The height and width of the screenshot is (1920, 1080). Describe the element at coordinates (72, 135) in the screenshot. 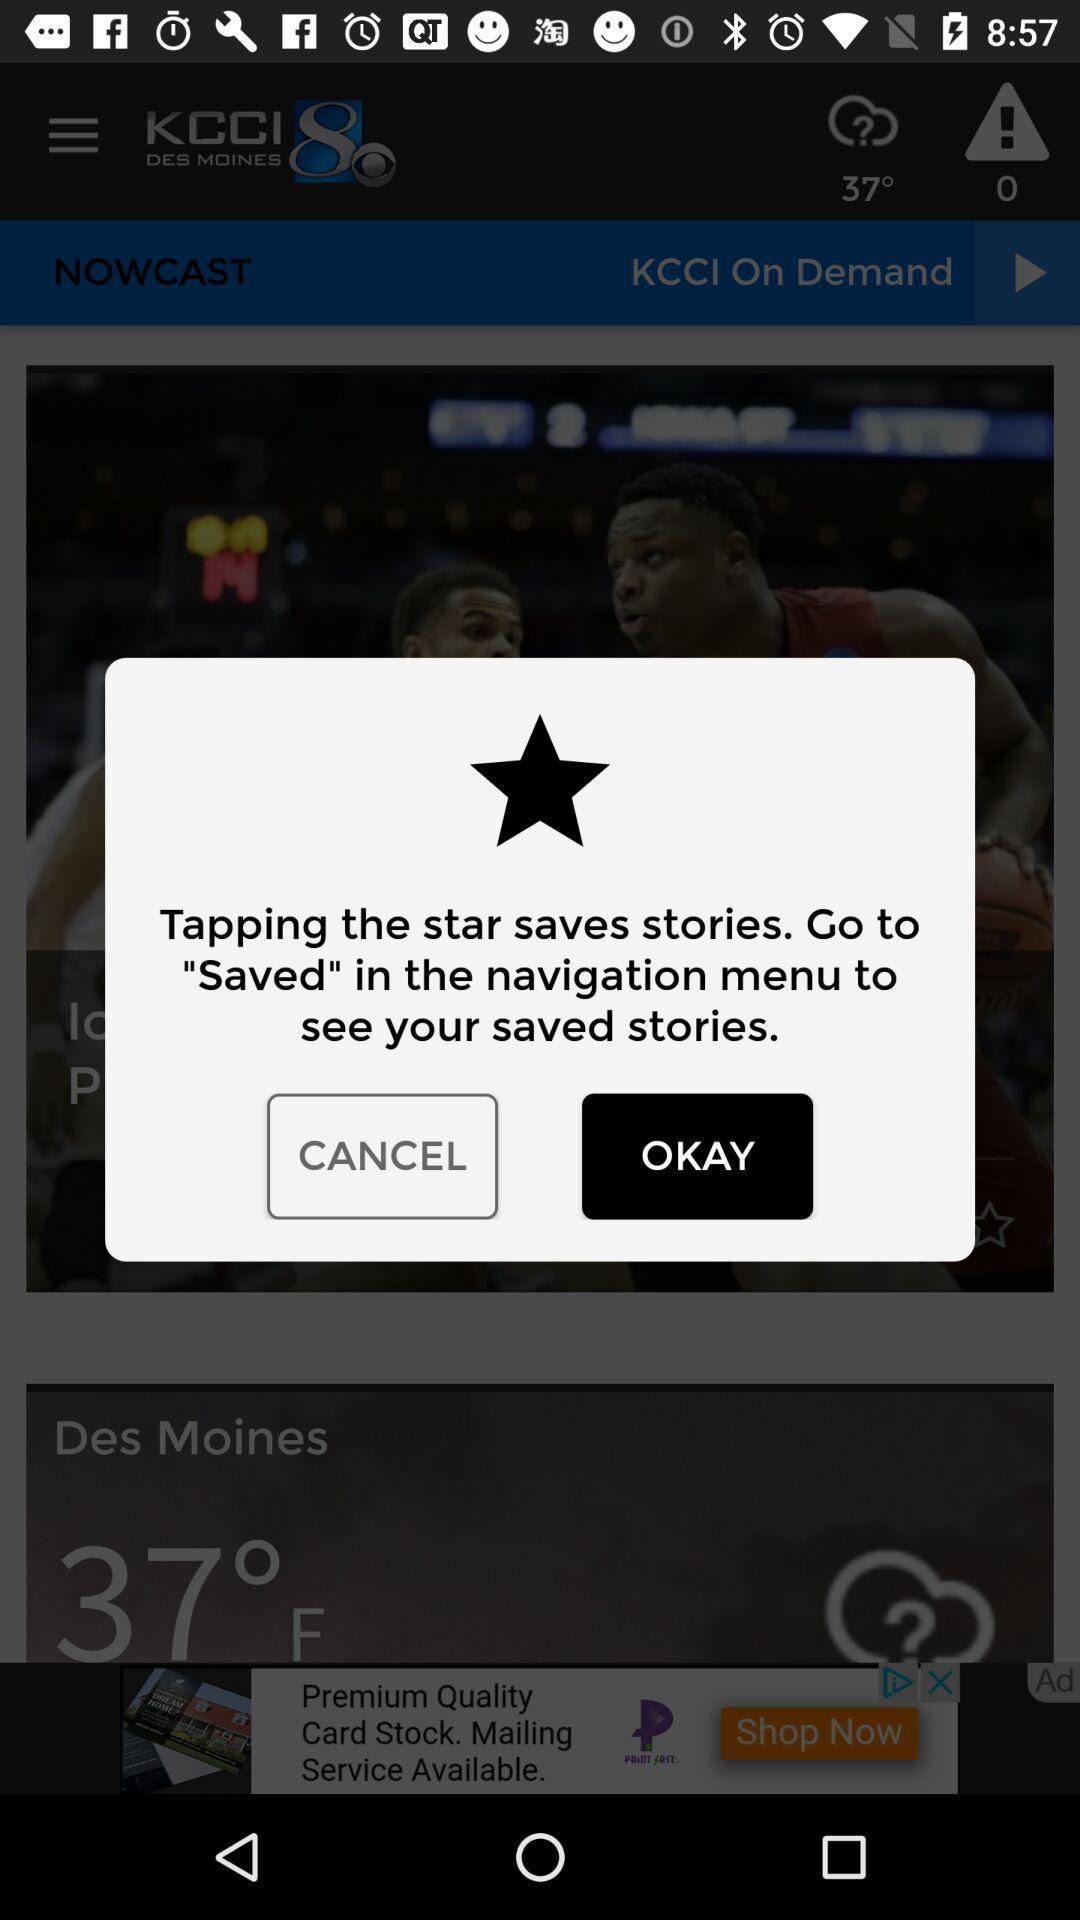

I see `the menu icon` at that location.